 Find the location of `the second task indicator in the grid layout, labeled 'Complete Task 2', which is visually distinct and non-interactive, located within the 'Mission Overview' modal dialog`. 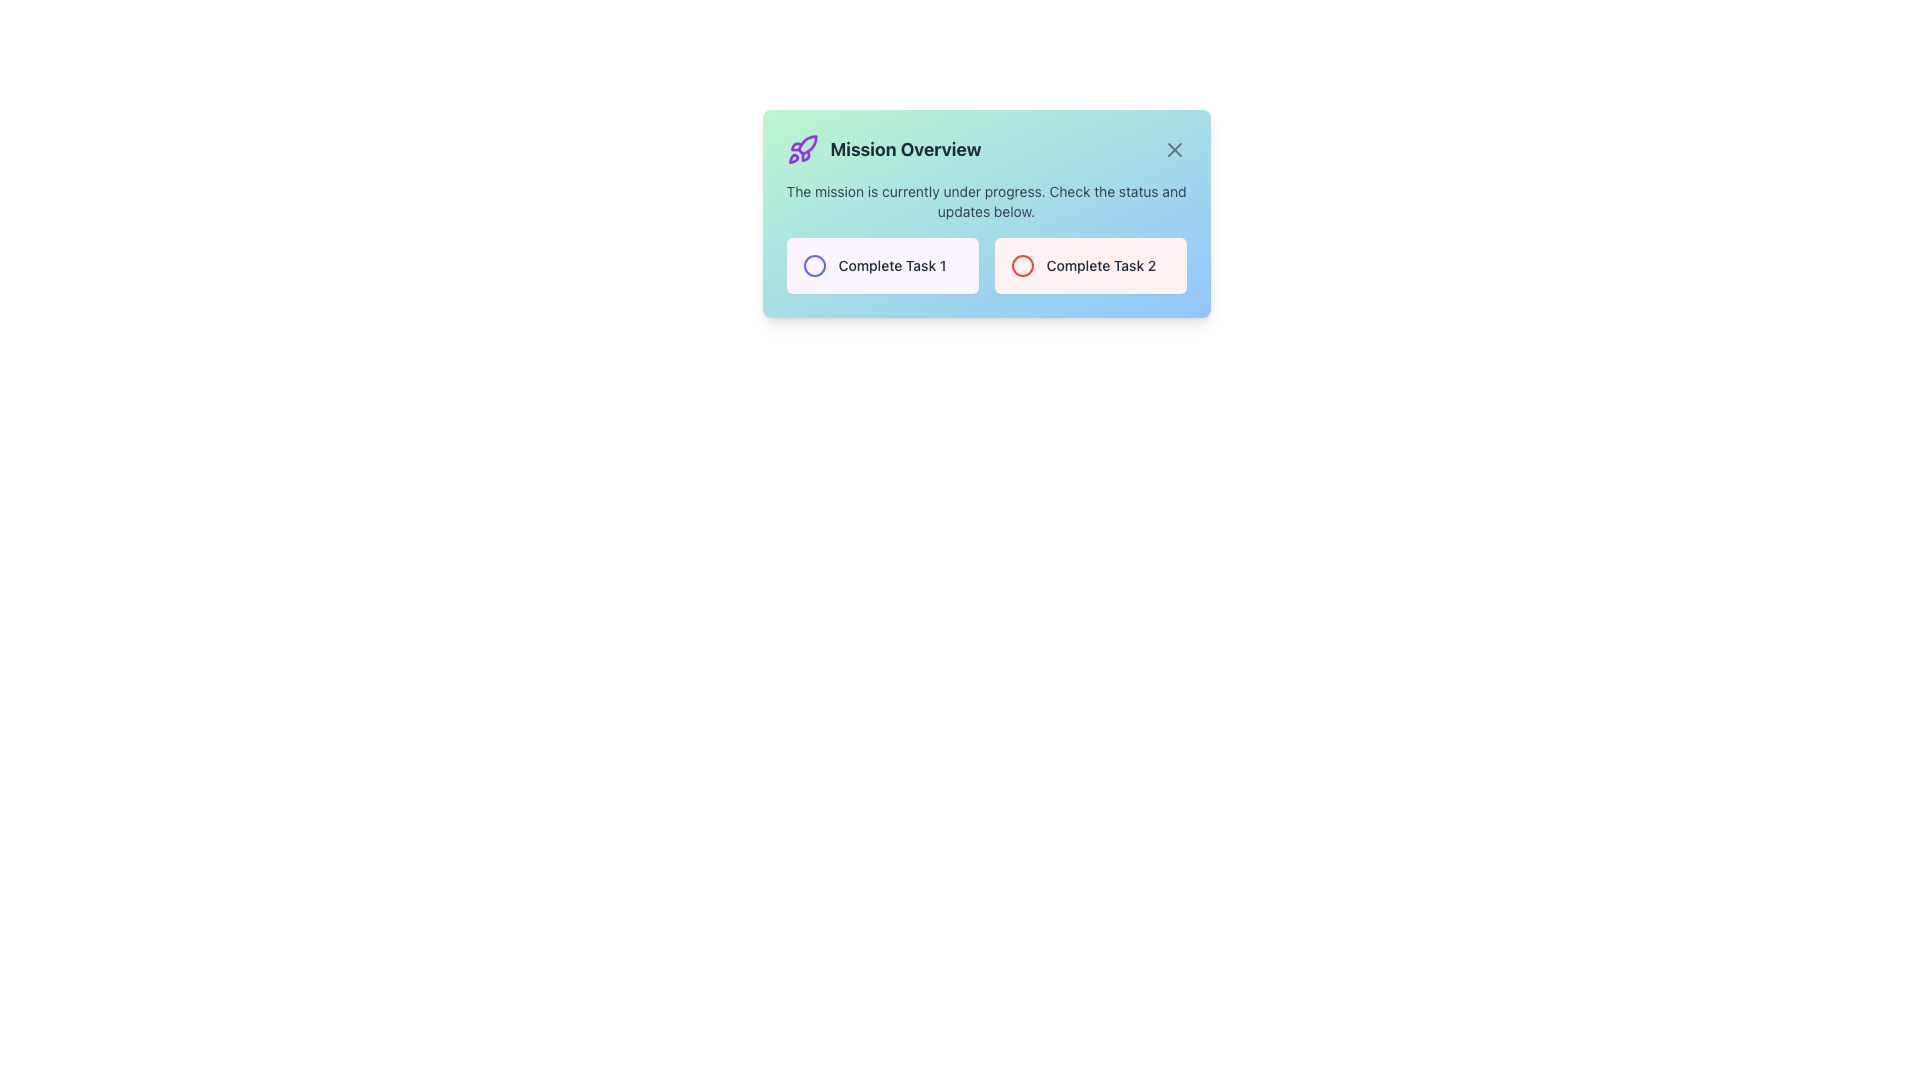

the second task indicator in the grid layout, labeled 'Complete Task 2', which is visually distinct and non-interactive, located within the 'Mission Overview' modal dialog is located at coordinates (1089, 265).